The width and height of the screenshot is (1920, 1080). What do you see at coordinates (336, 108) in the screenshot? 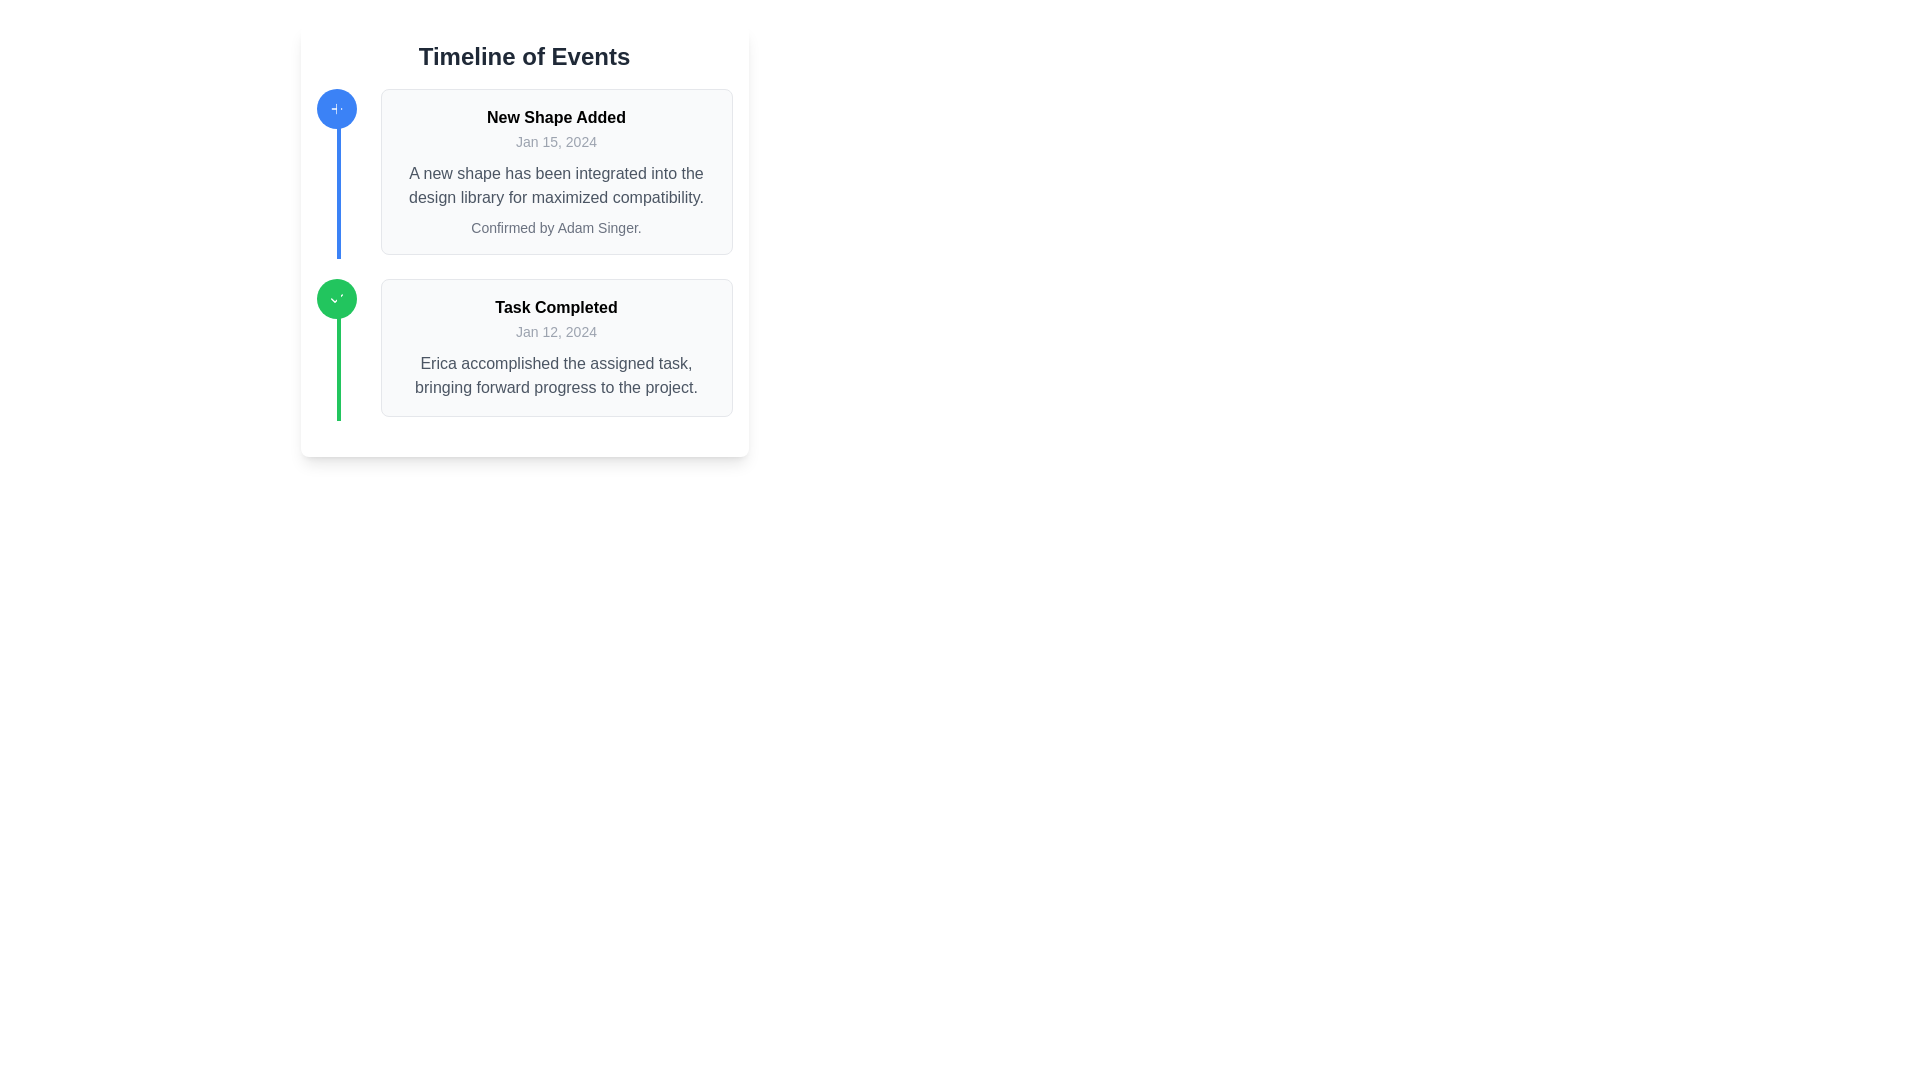
I see `the circular icon that indicates the 'New Shape Added' event, positioned to the left of the corresponding section in the timeline layout` at bounding box center [336, 108].